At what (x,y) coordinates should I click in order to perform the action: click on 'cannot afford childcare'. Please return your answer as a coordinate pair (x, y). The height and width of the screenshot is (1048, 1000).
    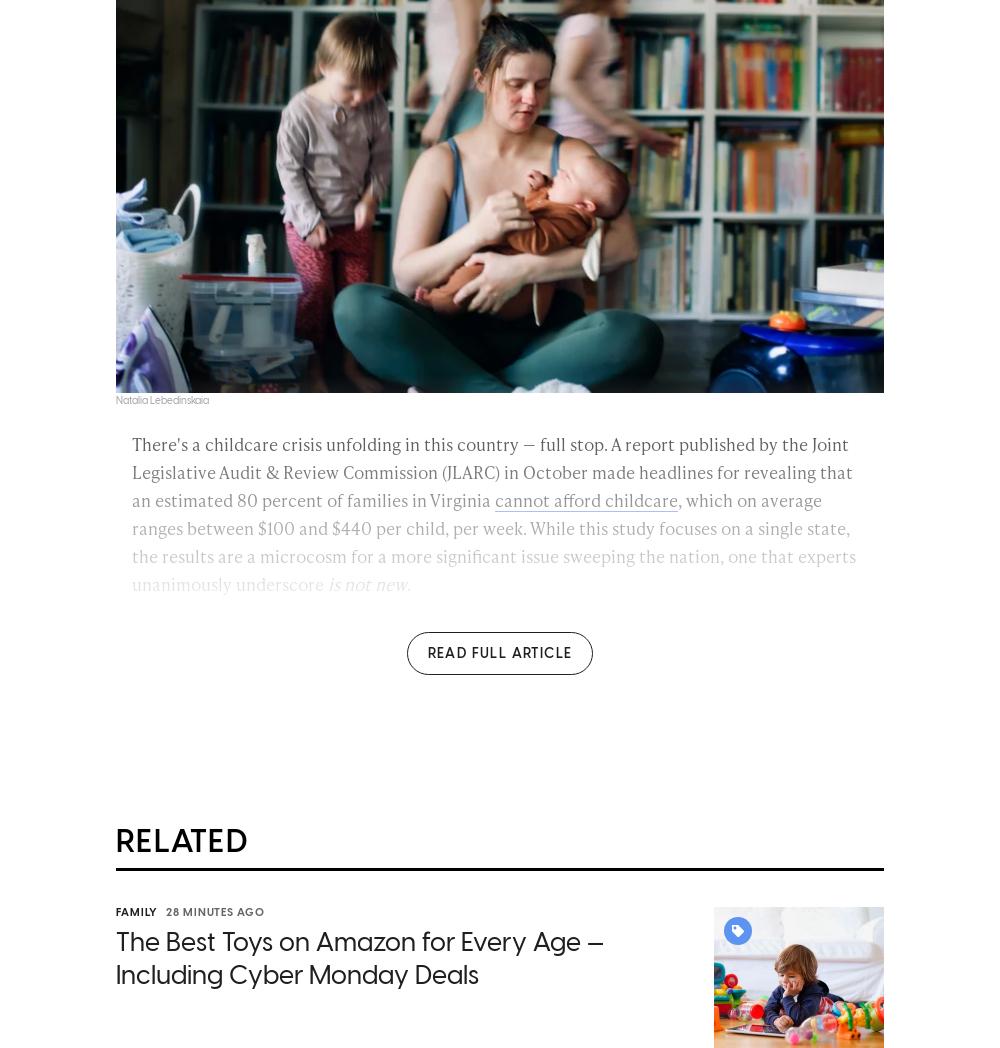
    Looking at the image, I should click on (585, 502).